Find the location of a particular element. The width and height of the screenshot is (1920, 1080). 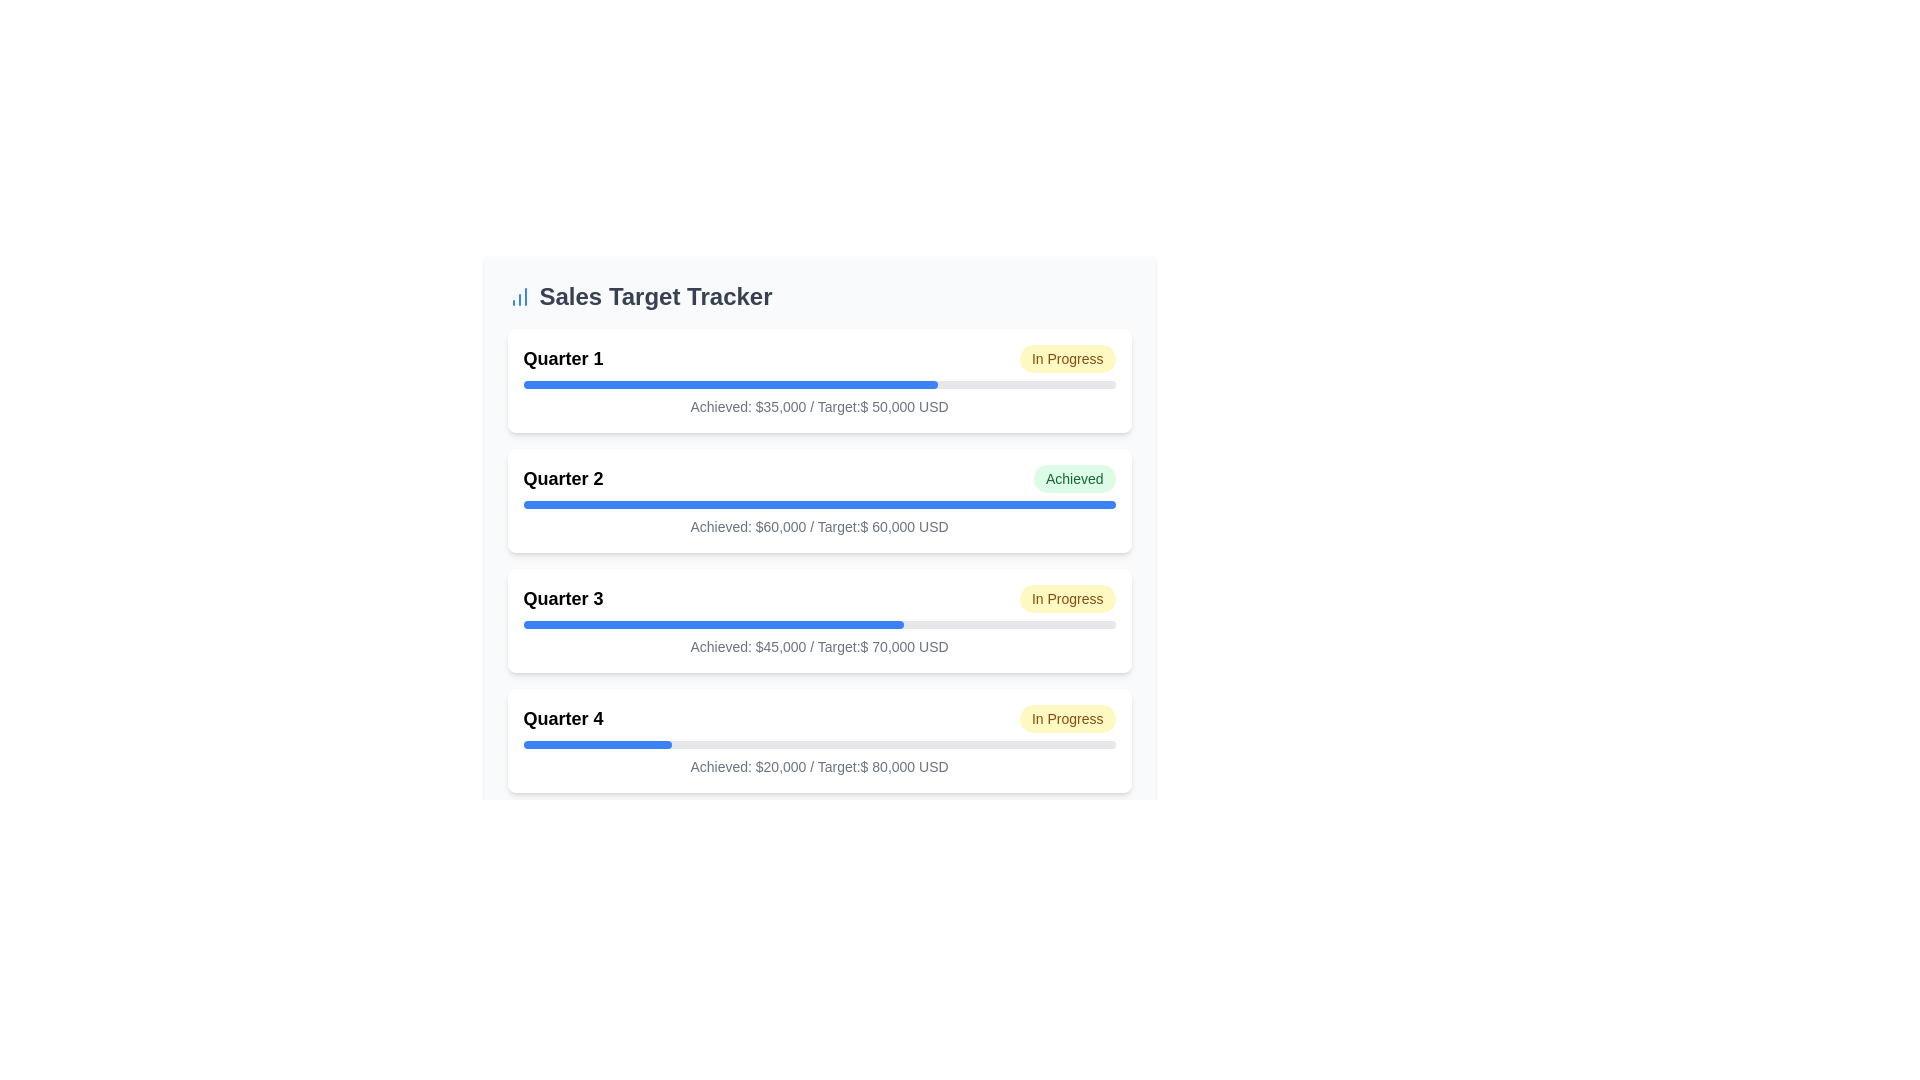

the Status label that displays the current status of 'Quarter 4' to potentially trigger an interaction is located at coordinates (1066, 717).